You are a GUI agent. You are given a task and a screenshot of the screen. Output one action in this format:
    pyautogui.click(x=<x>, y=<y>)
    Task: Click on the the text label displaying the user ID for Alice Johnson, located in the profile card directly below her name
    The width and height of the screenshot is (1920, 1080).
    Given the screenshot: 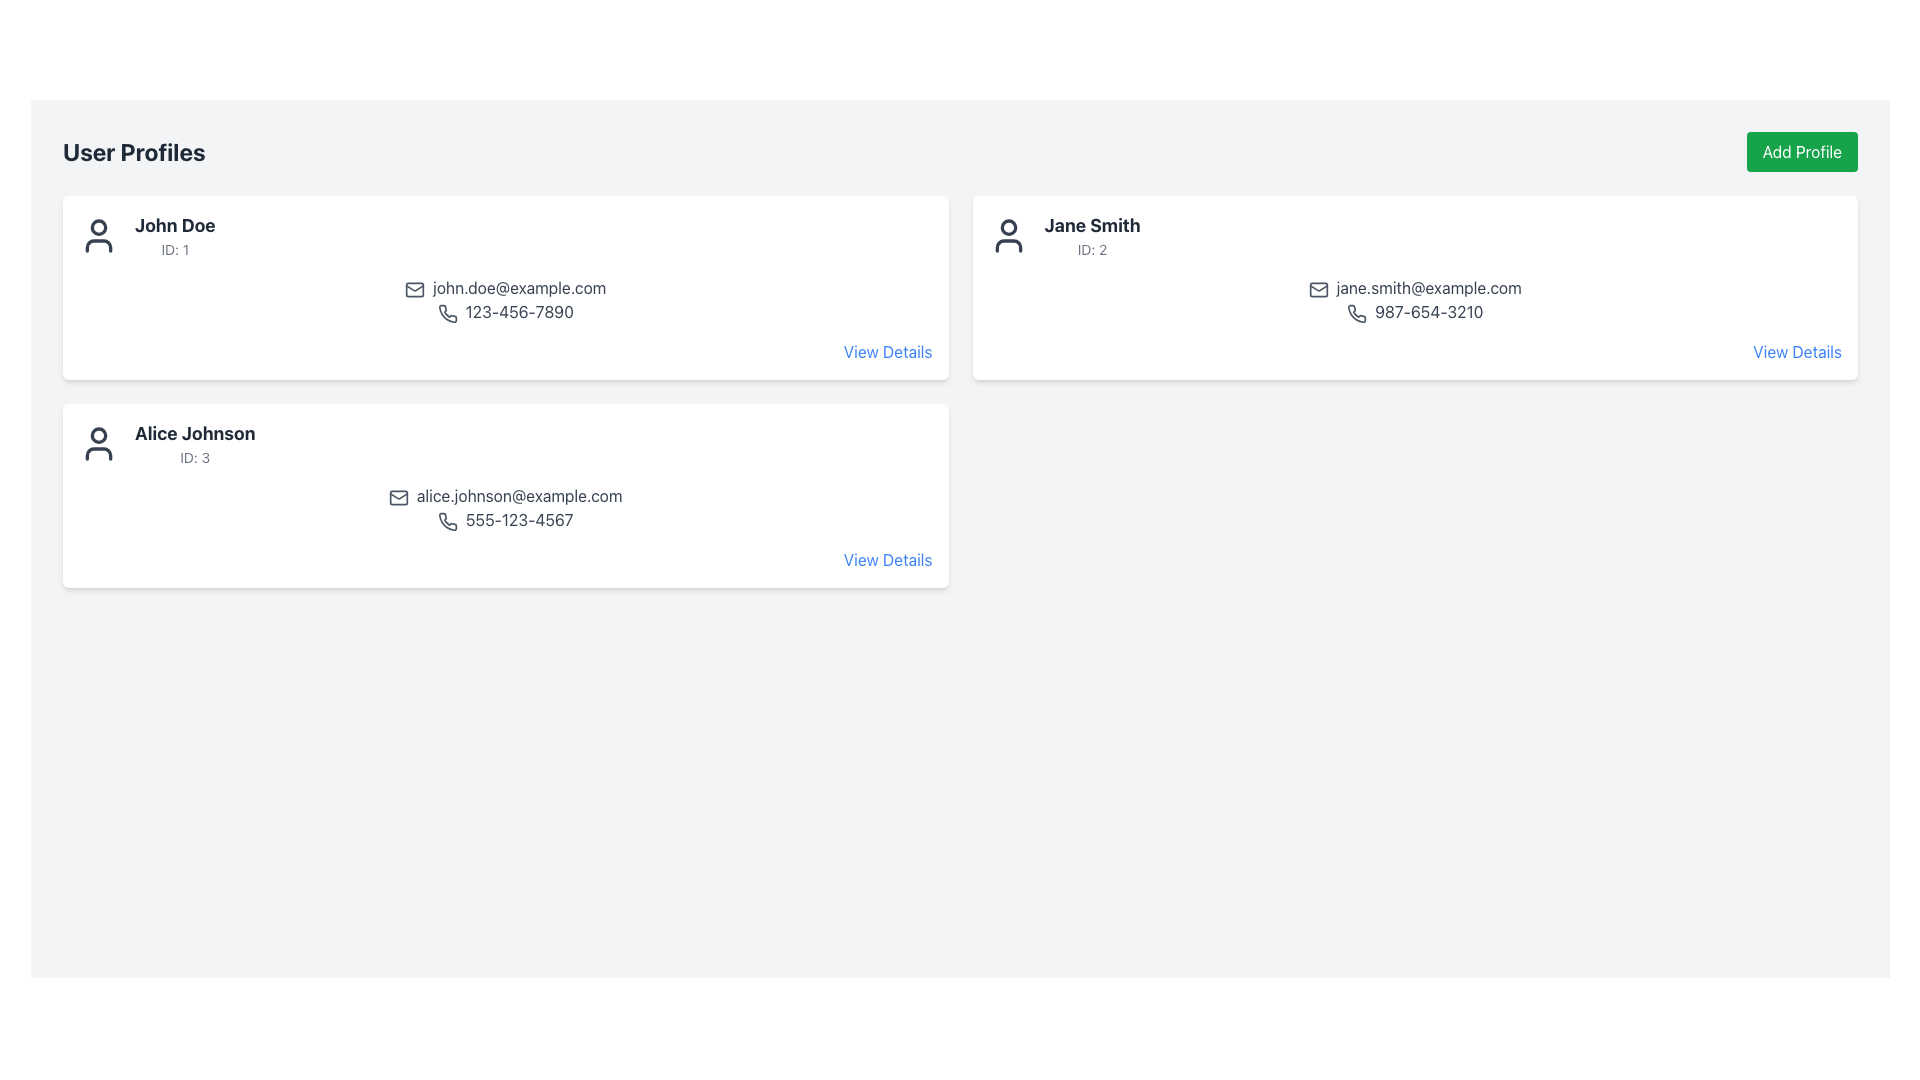 What is the action you would take?
    pyautogui.click(x=195, y=458)
    